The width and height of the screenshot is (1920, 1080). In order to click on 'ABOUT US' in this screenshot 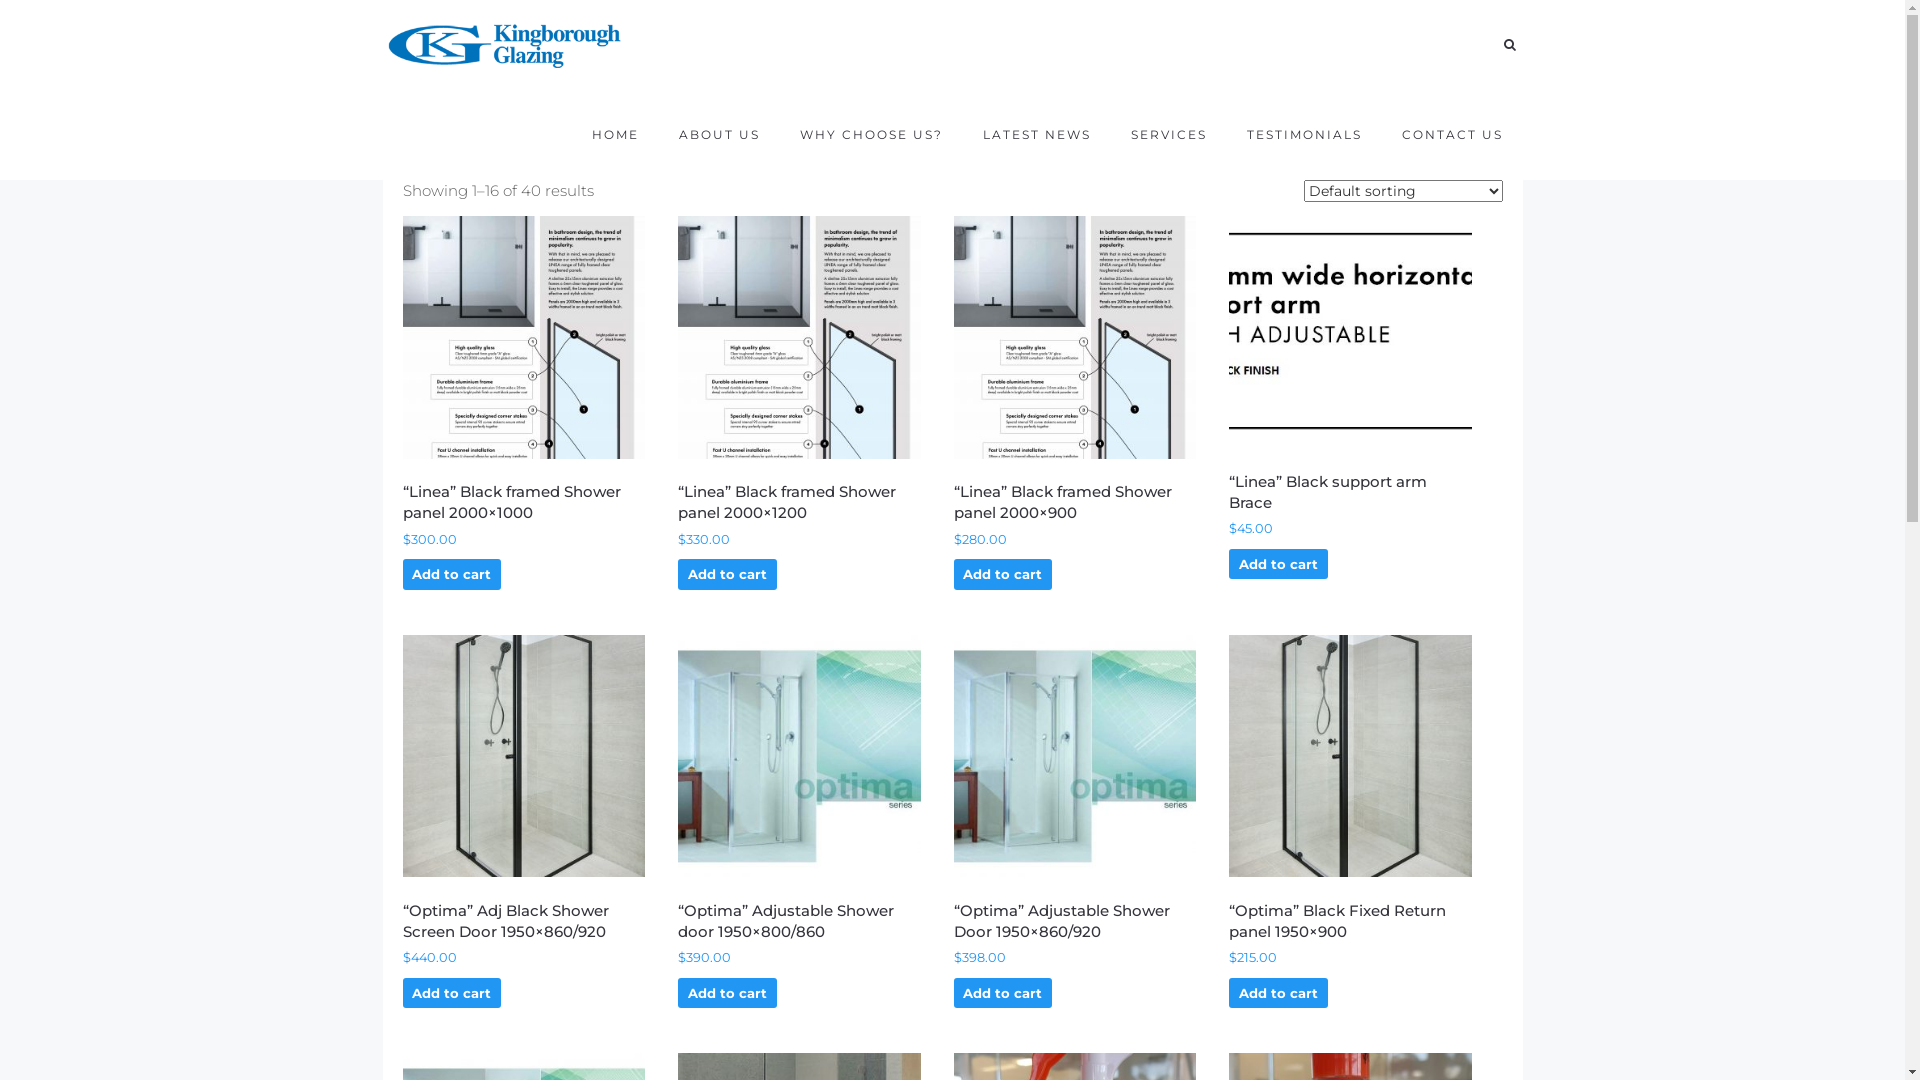, I will do `click(719, 135)`.